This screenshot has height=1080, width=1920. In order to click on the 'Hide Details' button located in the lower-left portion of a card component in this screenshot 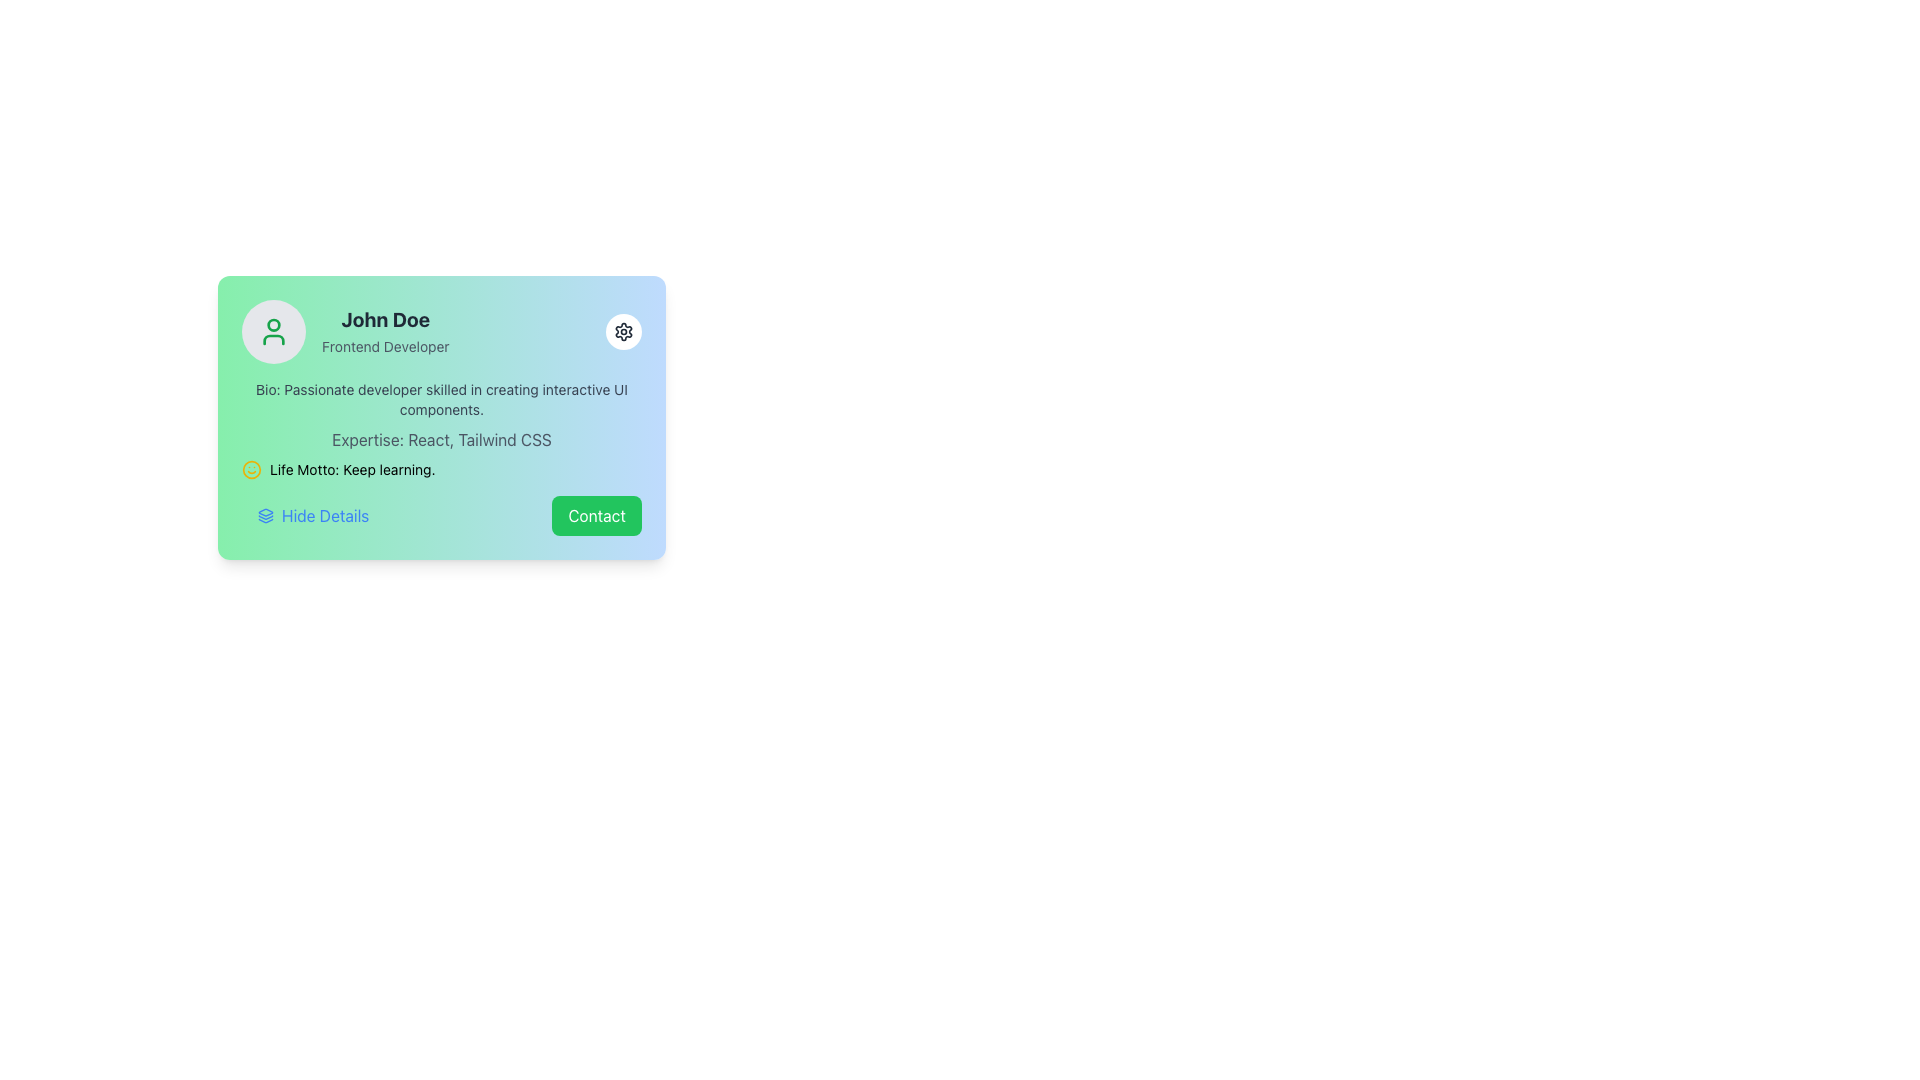, I will do `click(312, 515)`.